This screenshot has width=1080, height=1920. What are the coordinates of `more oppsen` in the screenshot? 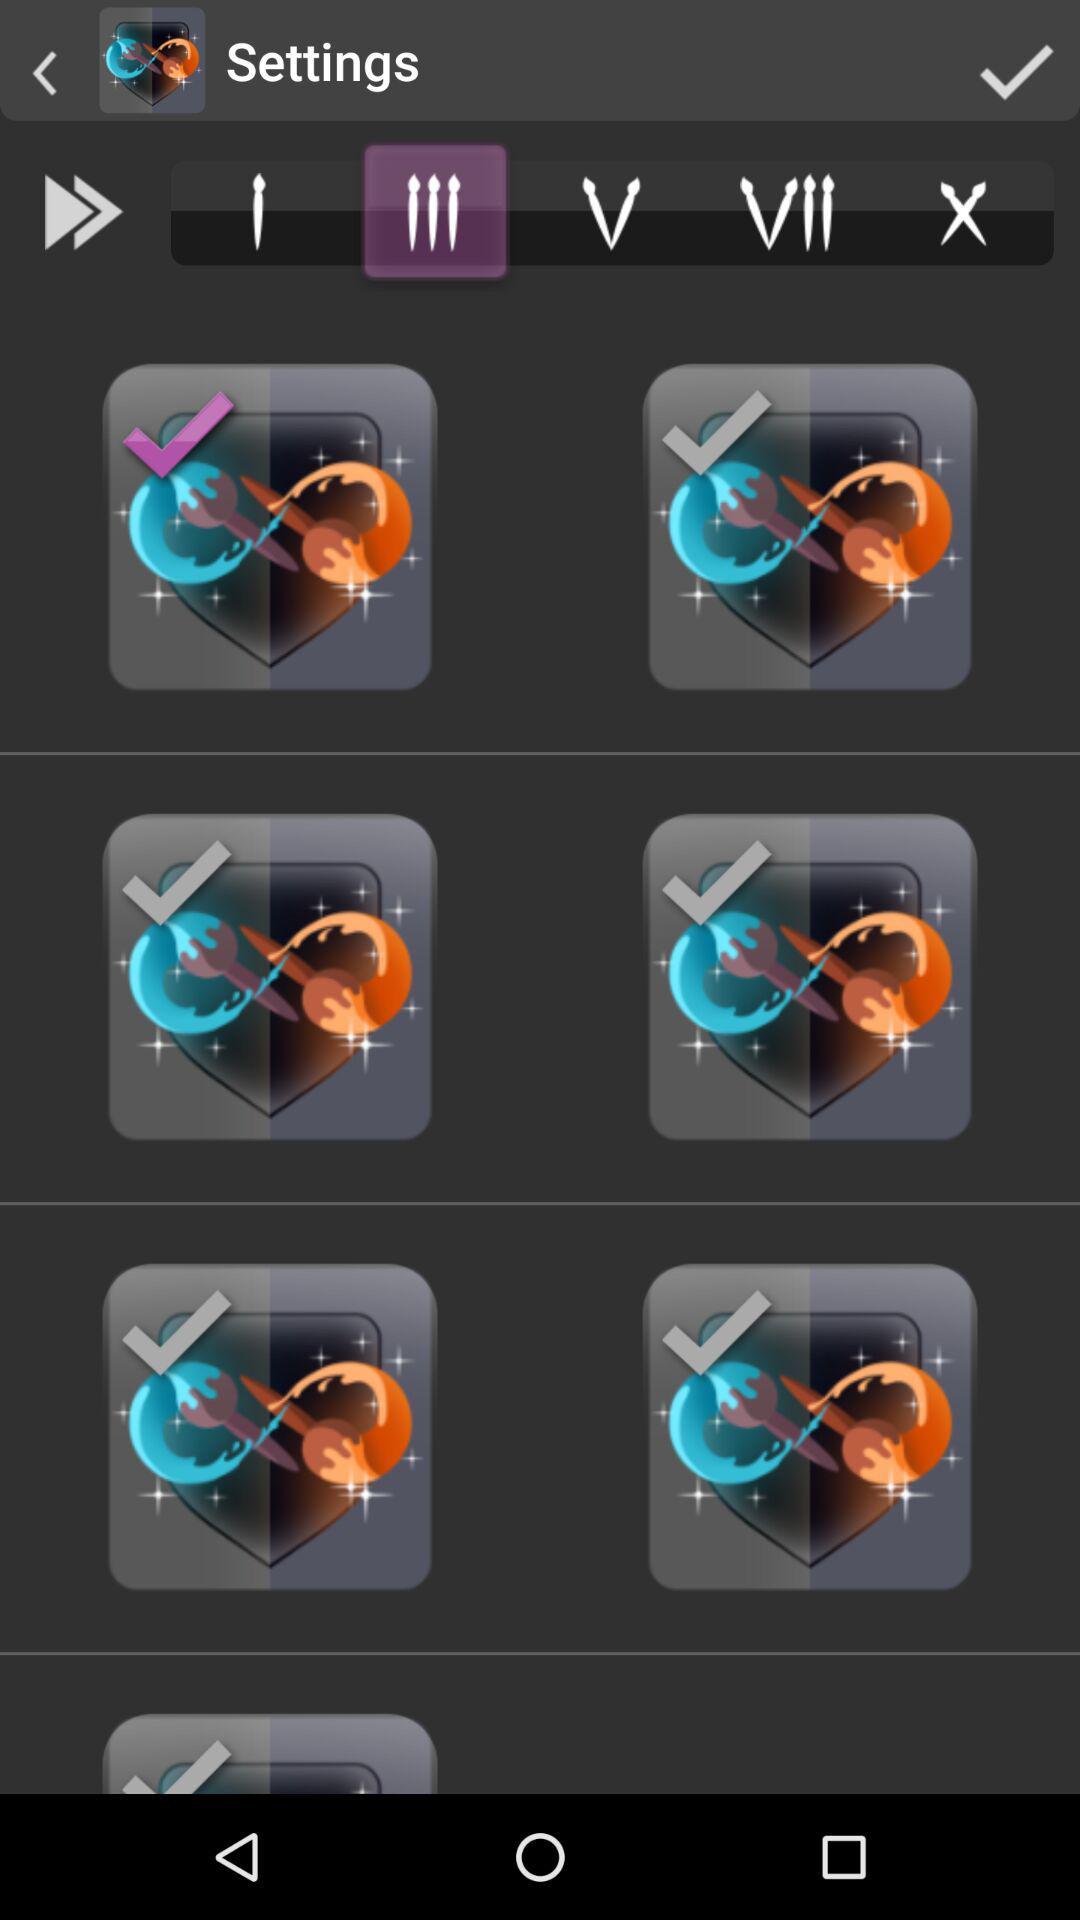 It's located at (434, 212).